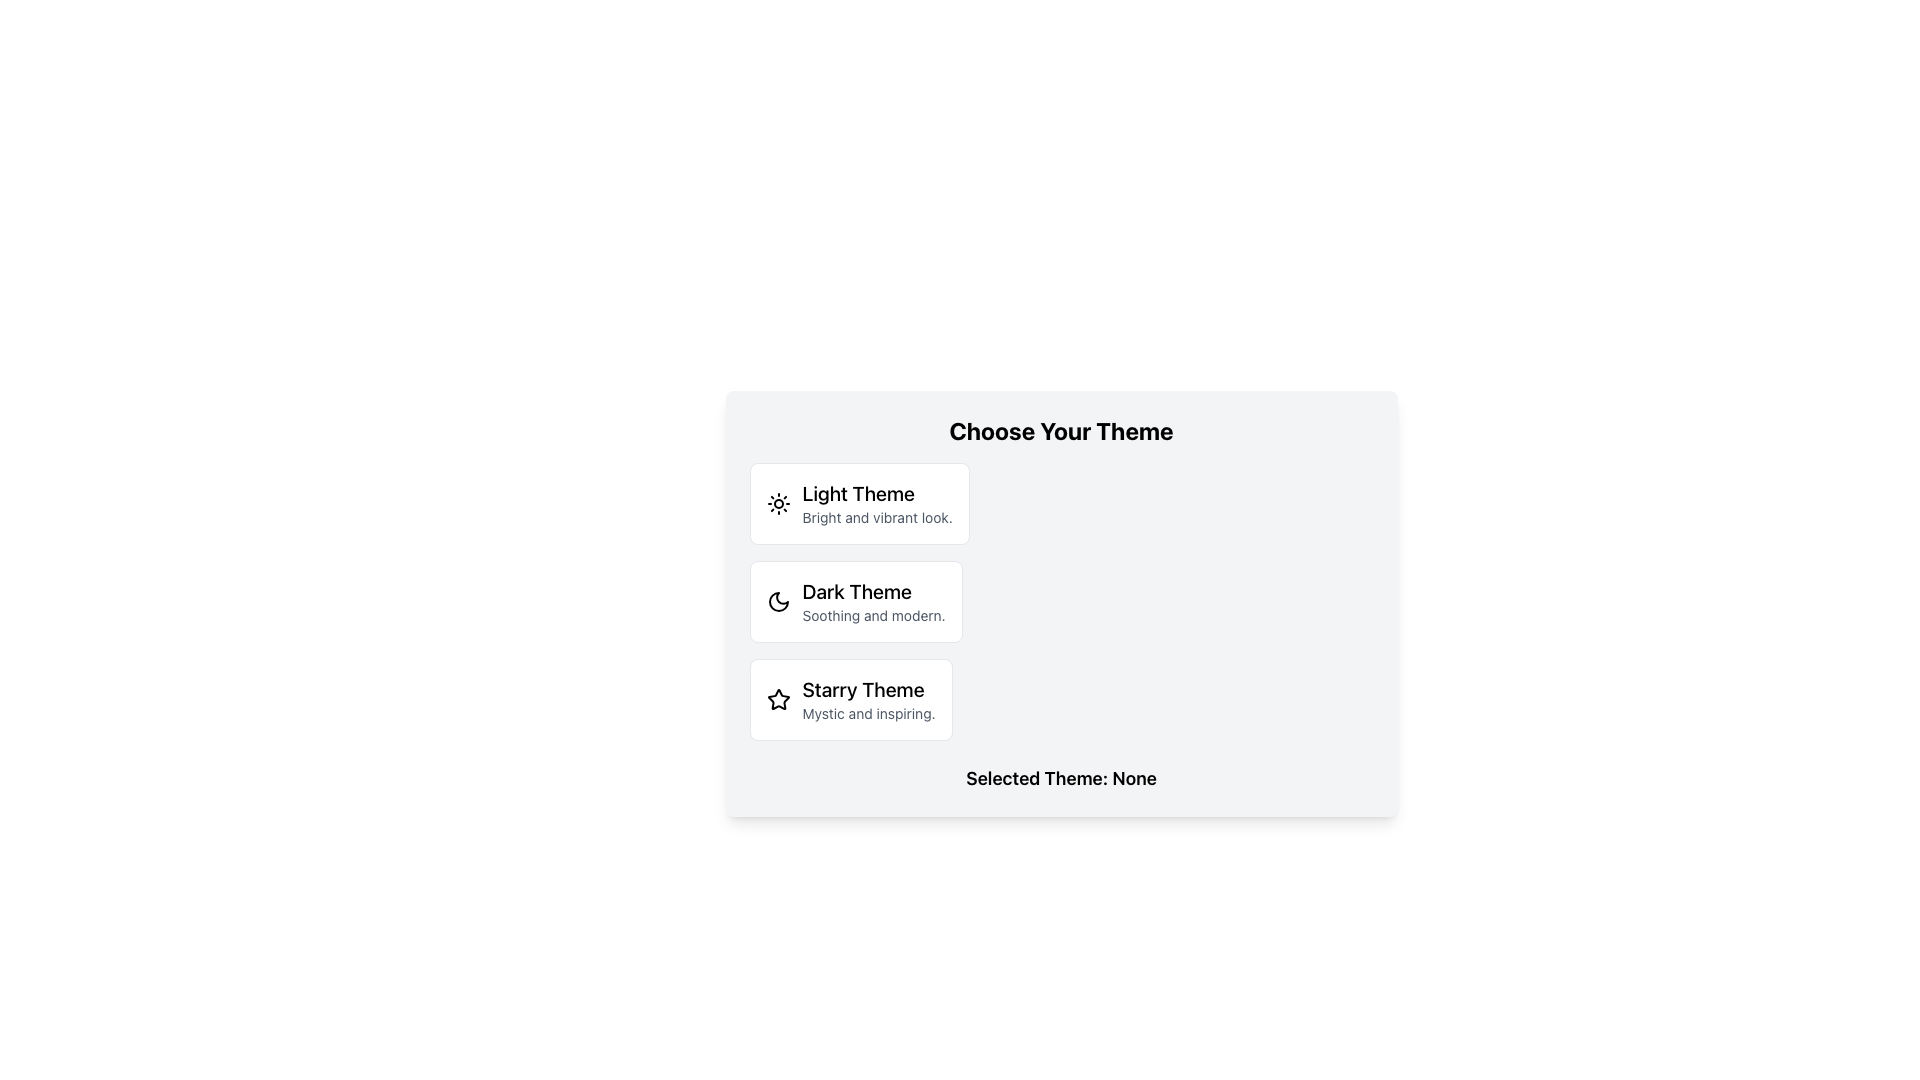 This screenshot has height=1080, width=1920. What do you see at coordinates (877, 493) in the screenshot?
I see `the 'Light Theme' text label, which is styled with a larger and bold font and positioned above the descriptive text 'Bright and vibrant look.'` at bounding box center [877, 493].